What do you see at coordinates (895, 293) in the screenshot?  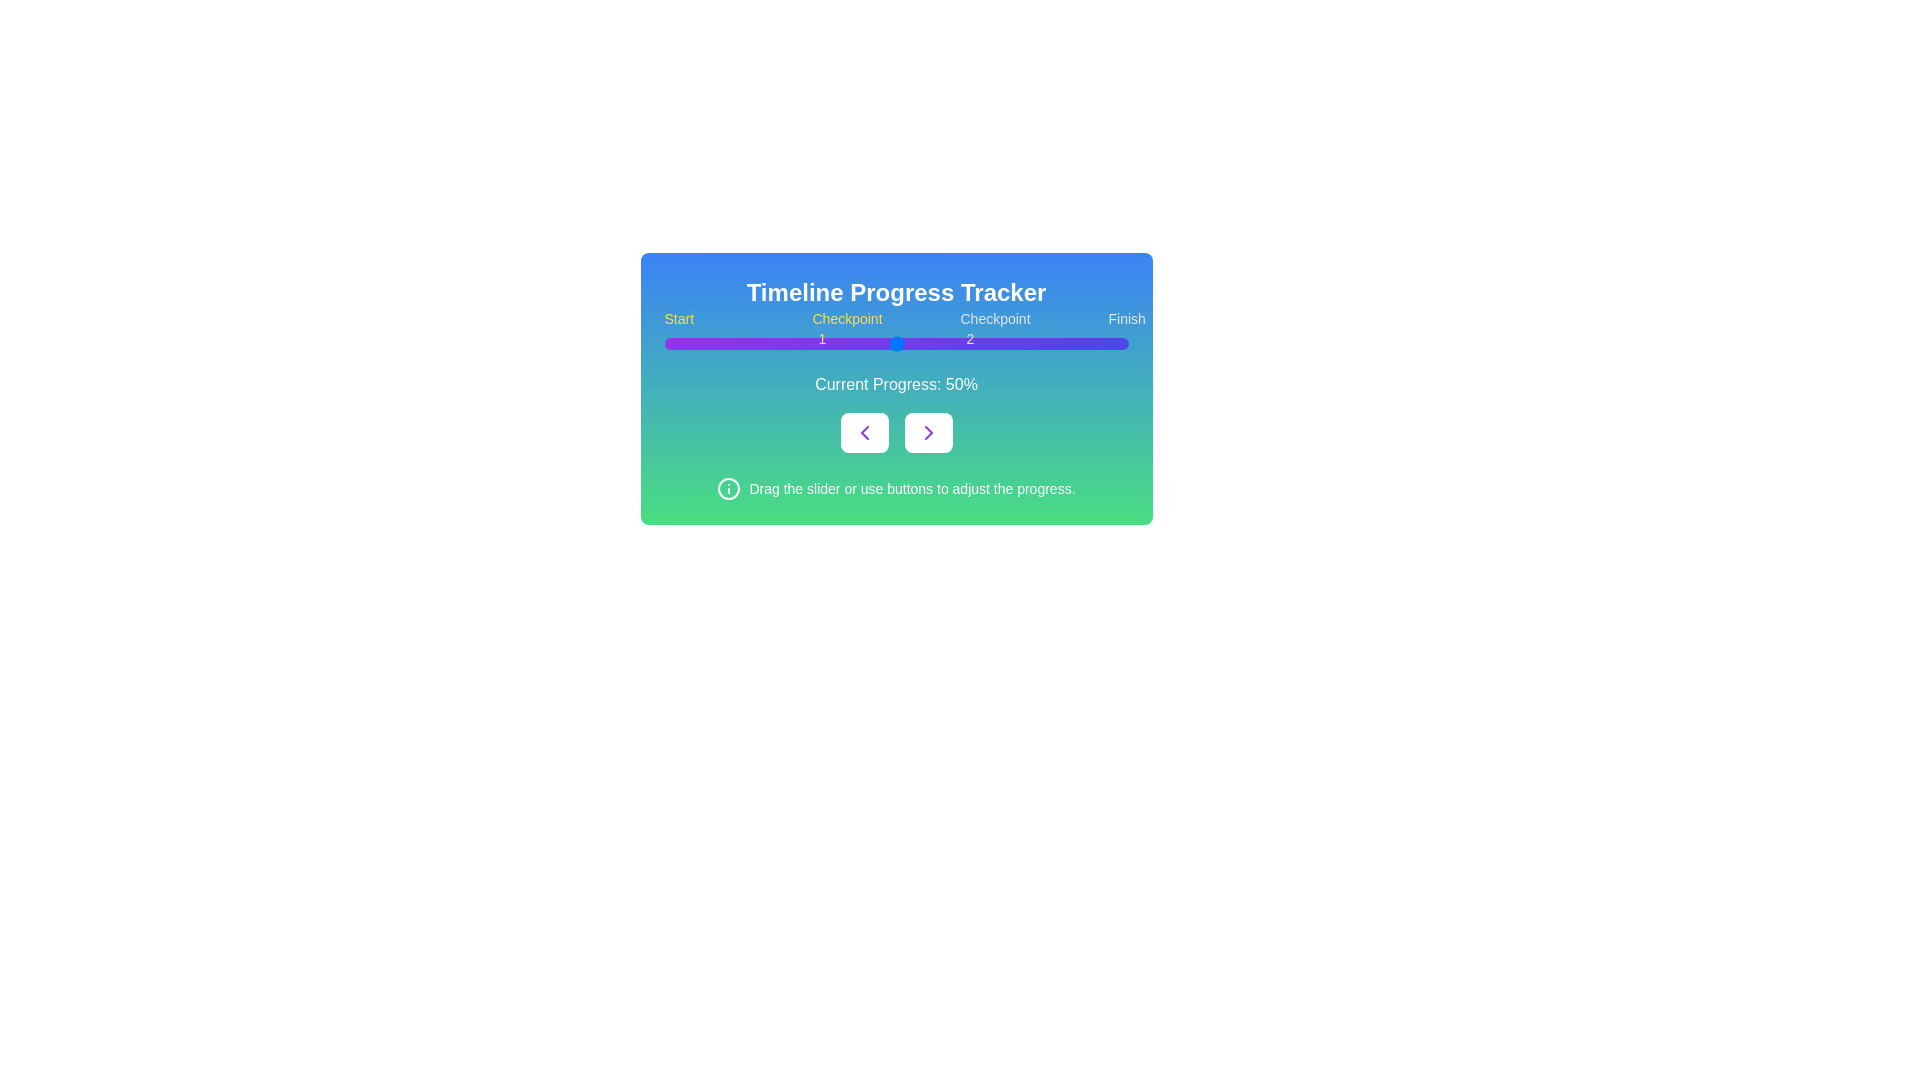 I see `the title or header text element located at the top-center of the interface, which serves to indicate the purpose or context of the section` at bounding box center [895, 293].